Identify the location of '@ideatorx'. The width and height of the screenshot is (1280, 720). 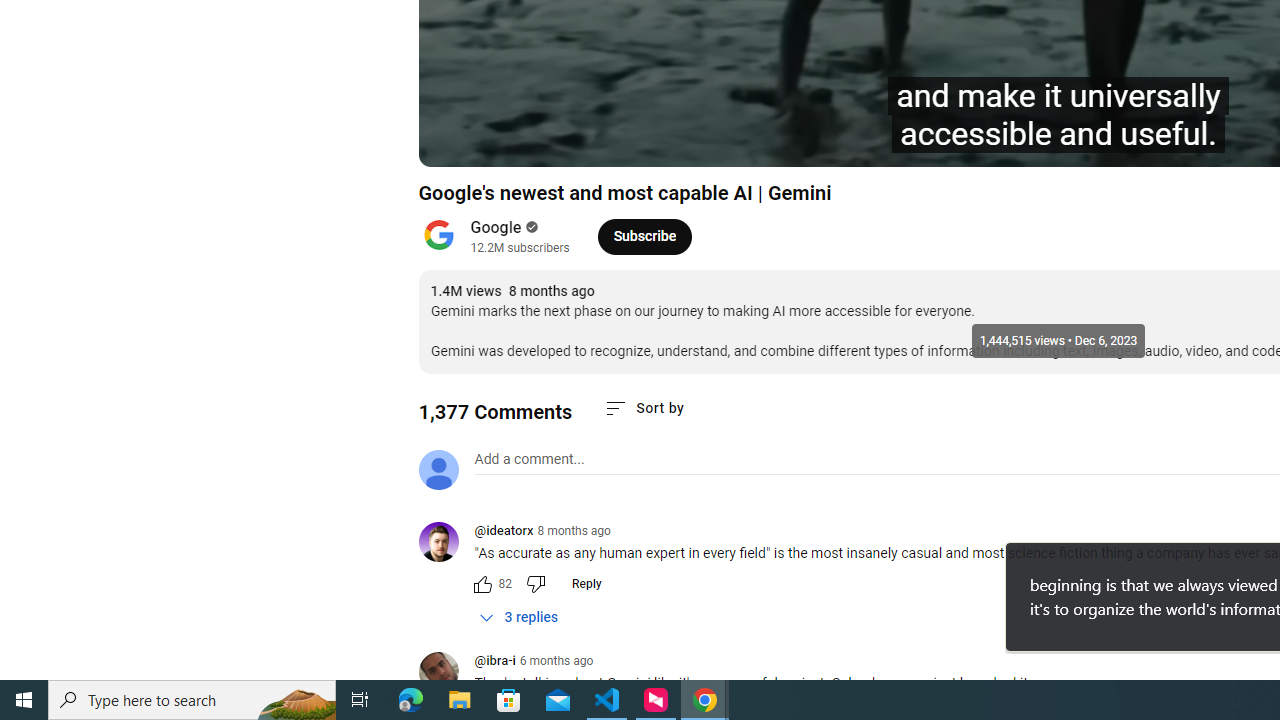
(503, 531).